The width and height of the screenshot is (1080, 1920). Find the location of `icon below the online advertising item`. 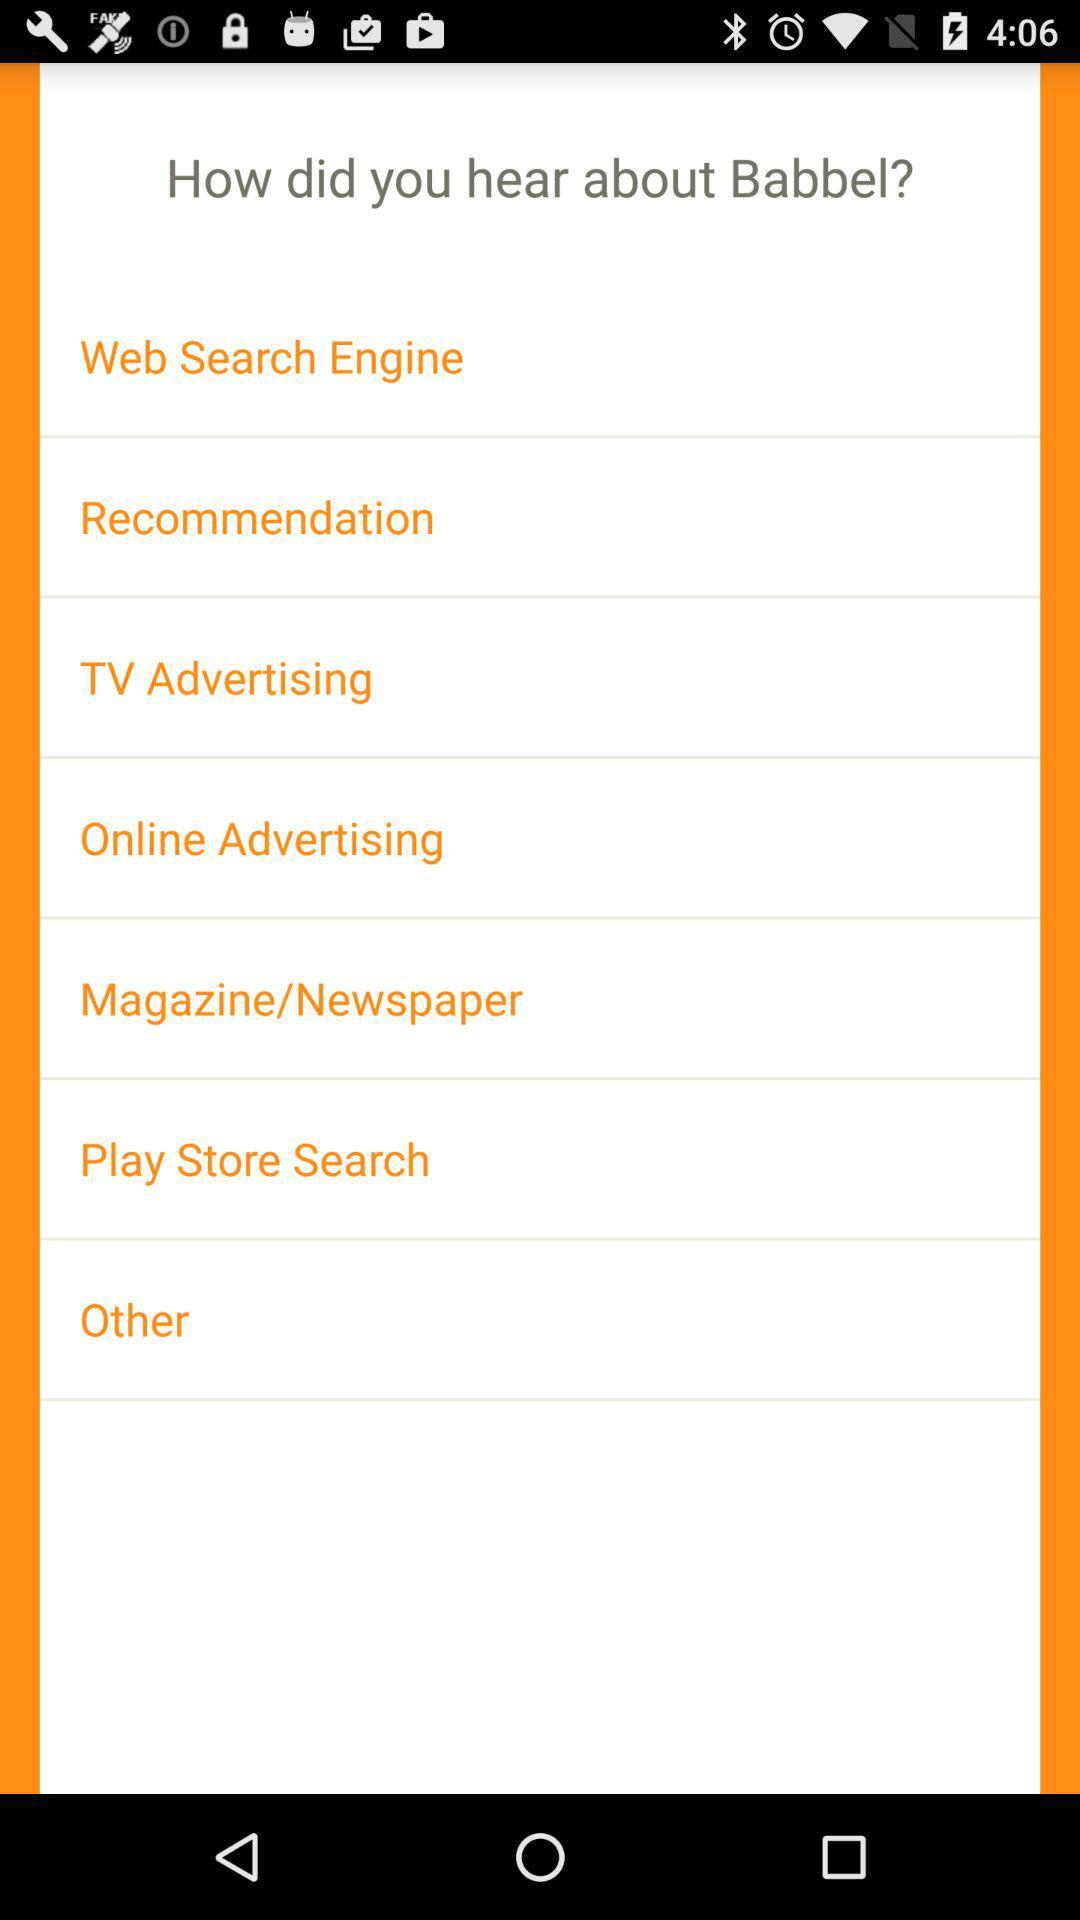

icon below the online advertising item is located at coordinates (540, 998).